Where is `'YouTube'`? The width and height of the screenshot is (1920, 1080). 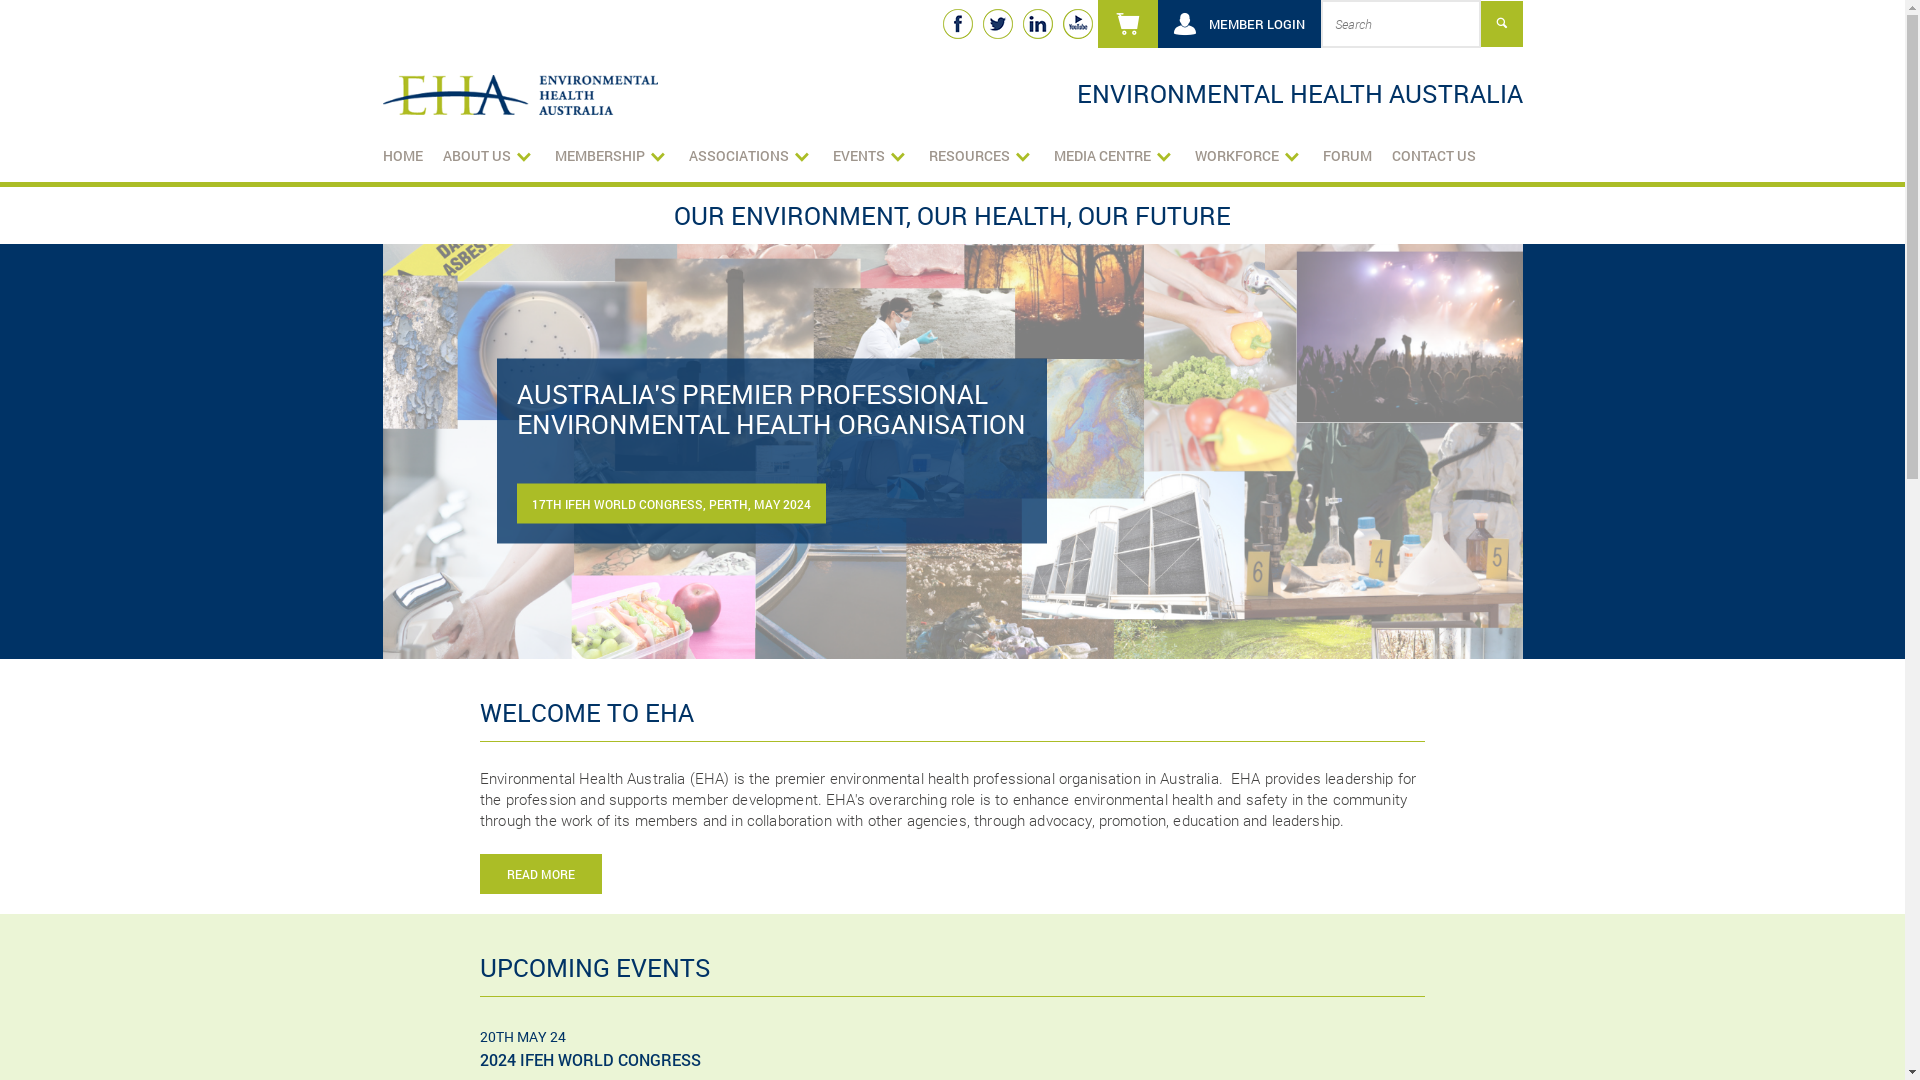
'YouTube' is located at coordinates (1060, 23).